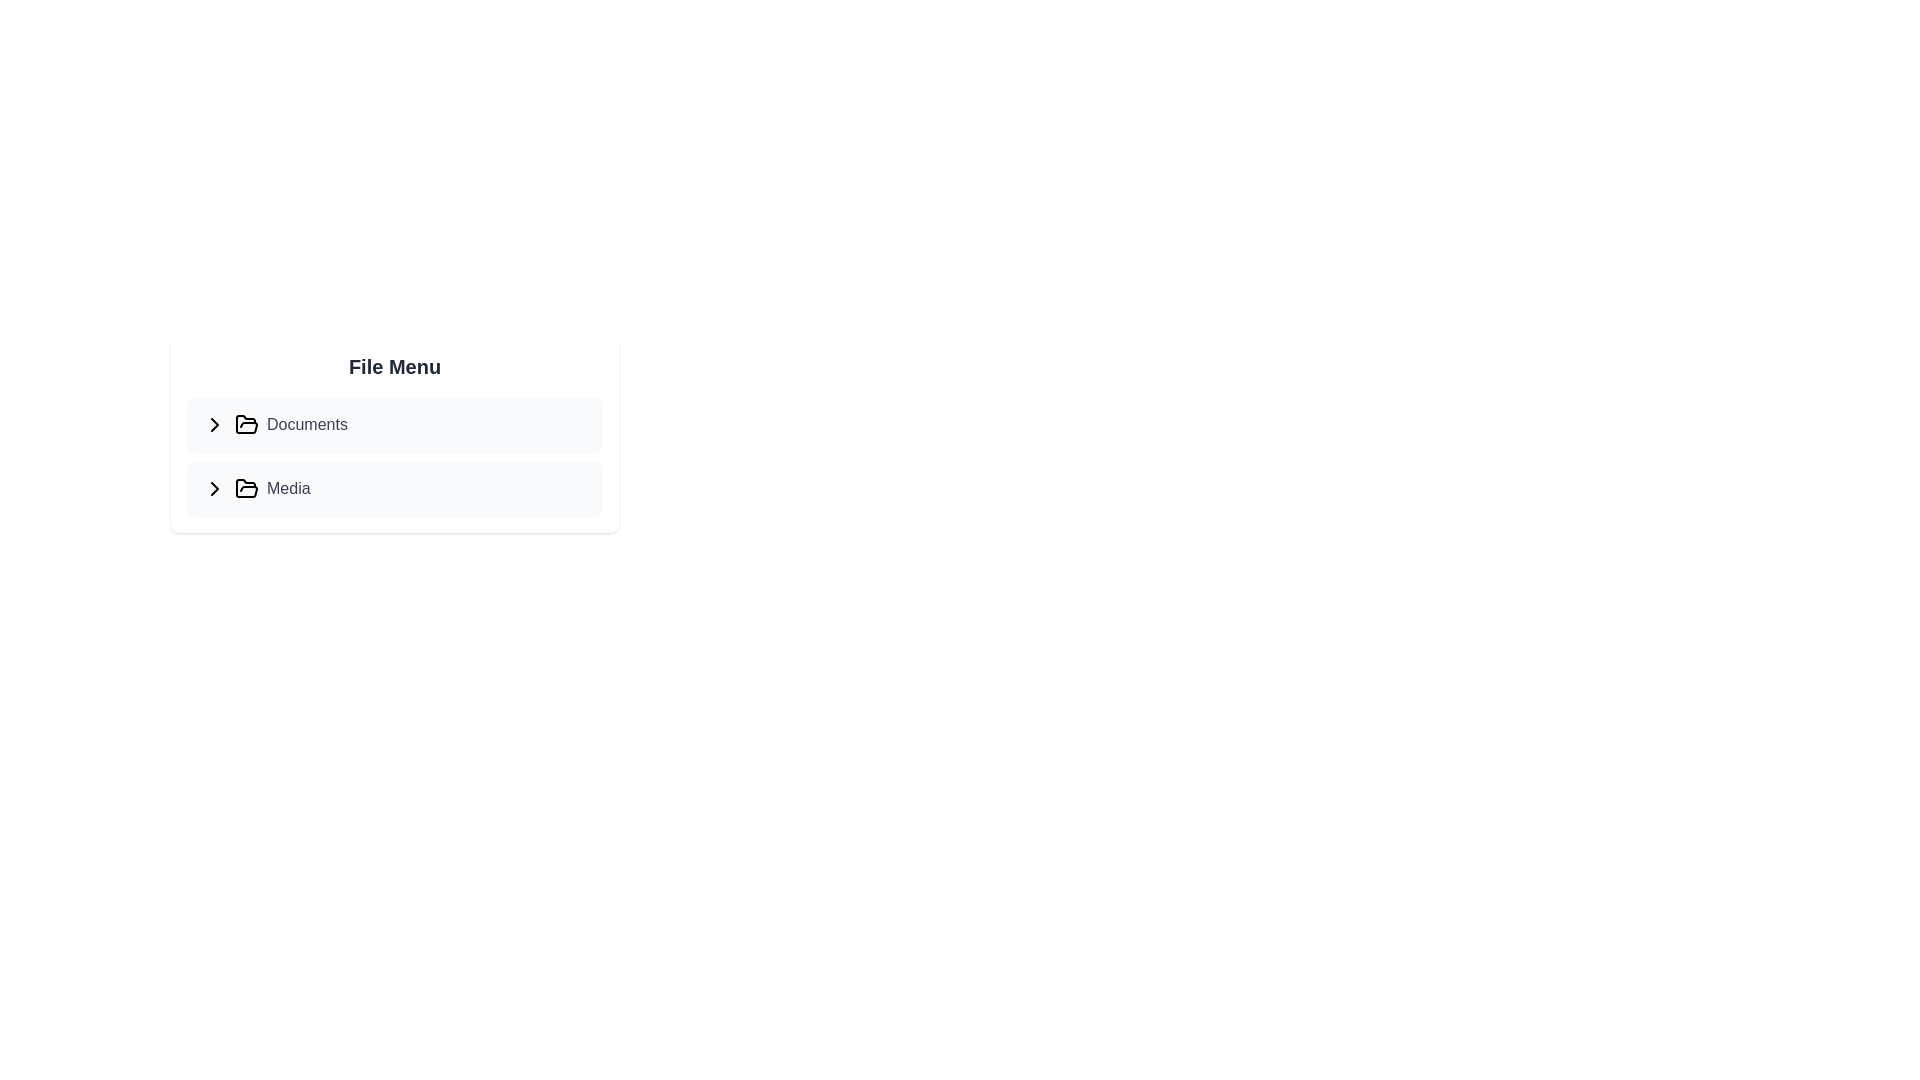  What do you see at coordinates (215, 489) in the screenshot?
I see `the chevron icon that resembles a rightward arrow in the 'Media' row of the 'File Menu'` at bounding box center [215, 489].